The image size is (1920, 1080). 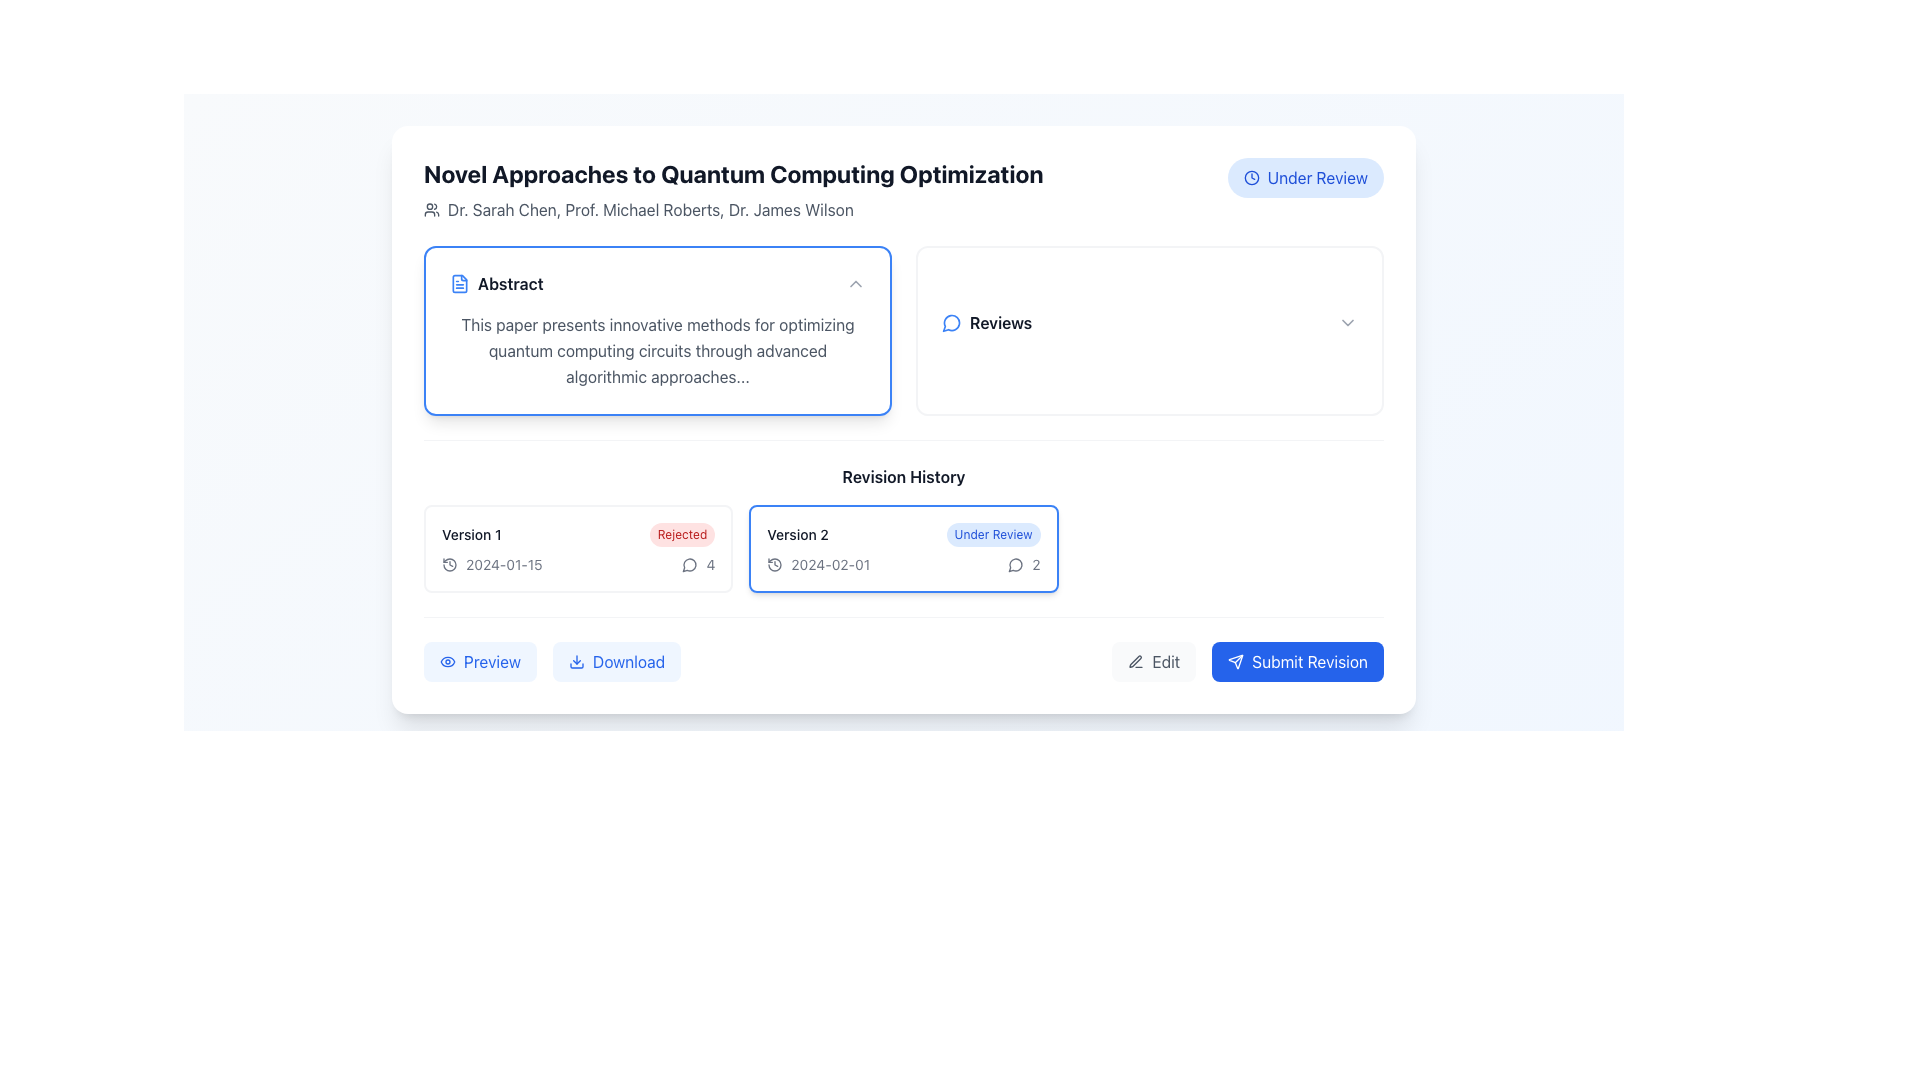 What do you see at coordinates (682, 534) in the screenshot?
I see `the 'Rejected' text label, which is a small, pill-shaped label with rounded corners and red text, located to the right of the 'Version 1' label in the 'Revision History' panel` at bounding box center [682, 534].